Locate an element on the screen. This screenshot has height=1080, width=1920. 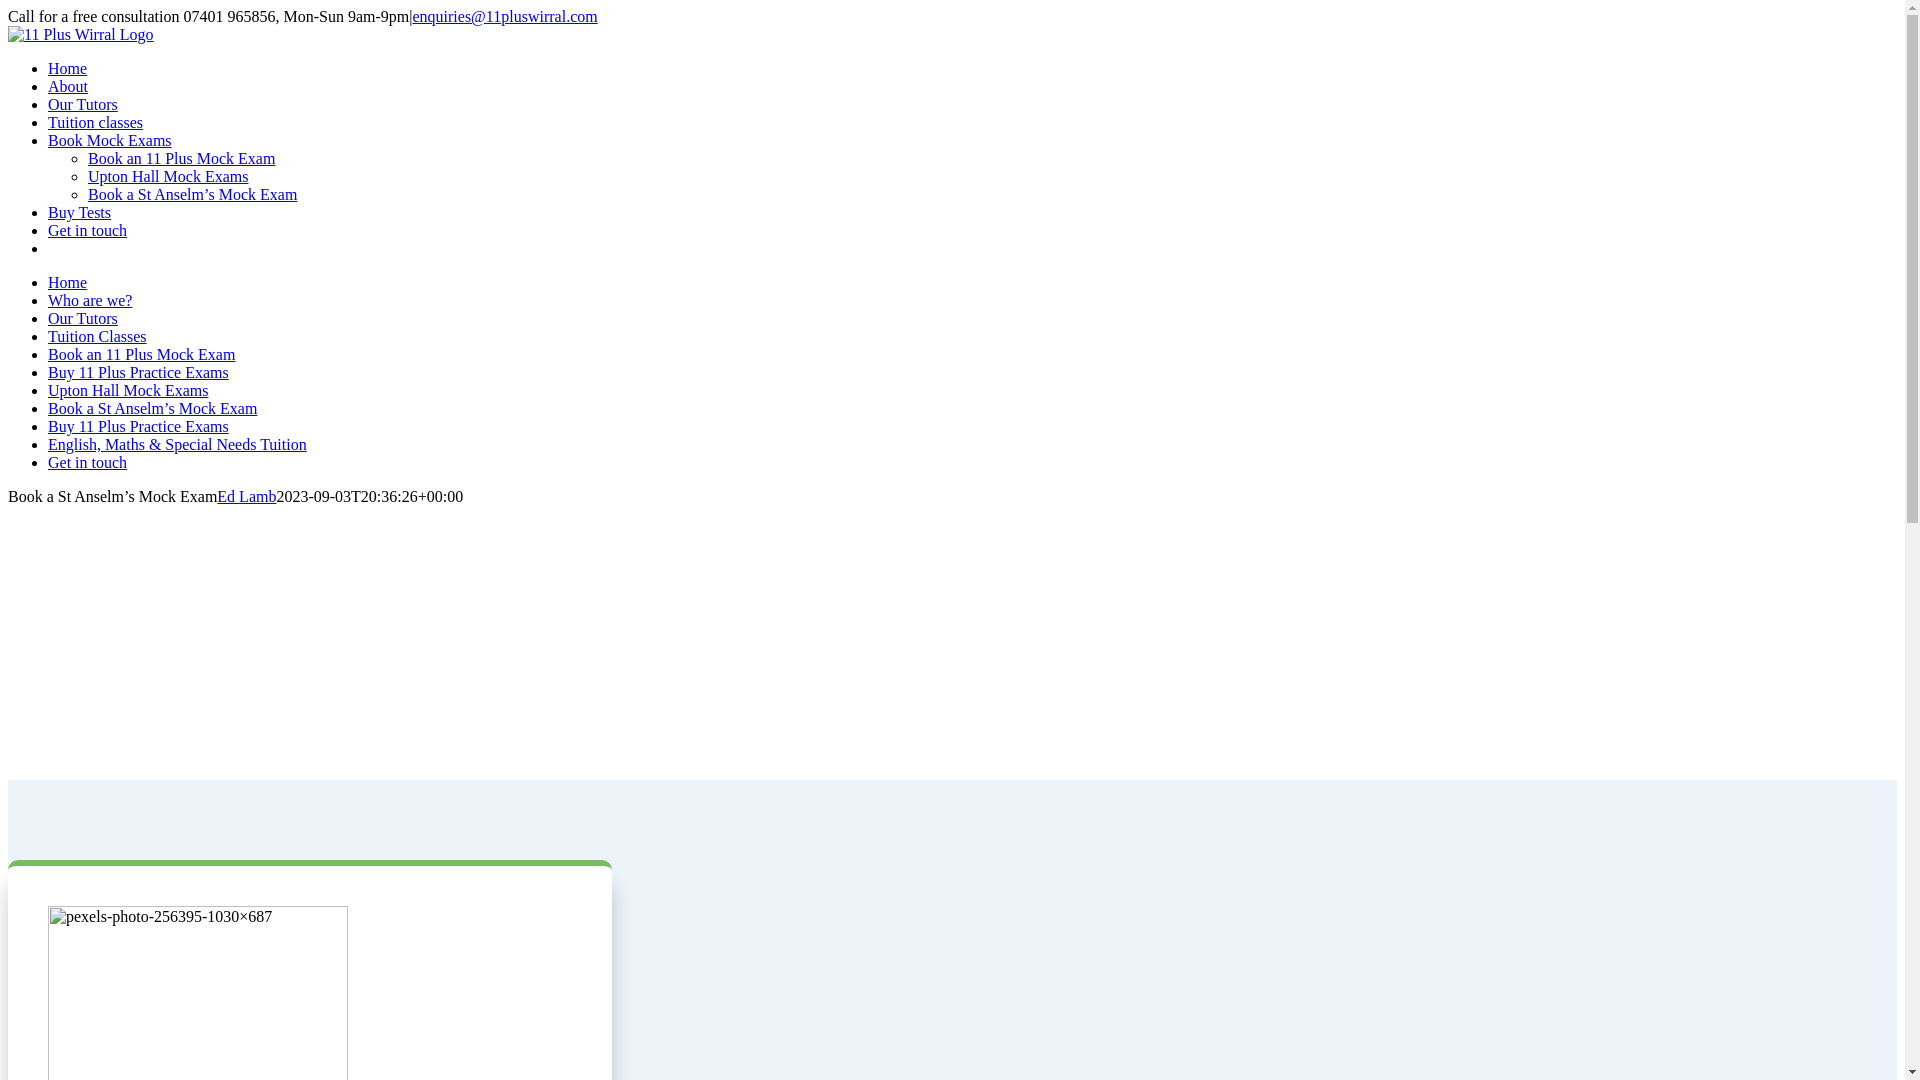
'Buy 11 Plus Practice Exams' is located at coordinates (137, 425).